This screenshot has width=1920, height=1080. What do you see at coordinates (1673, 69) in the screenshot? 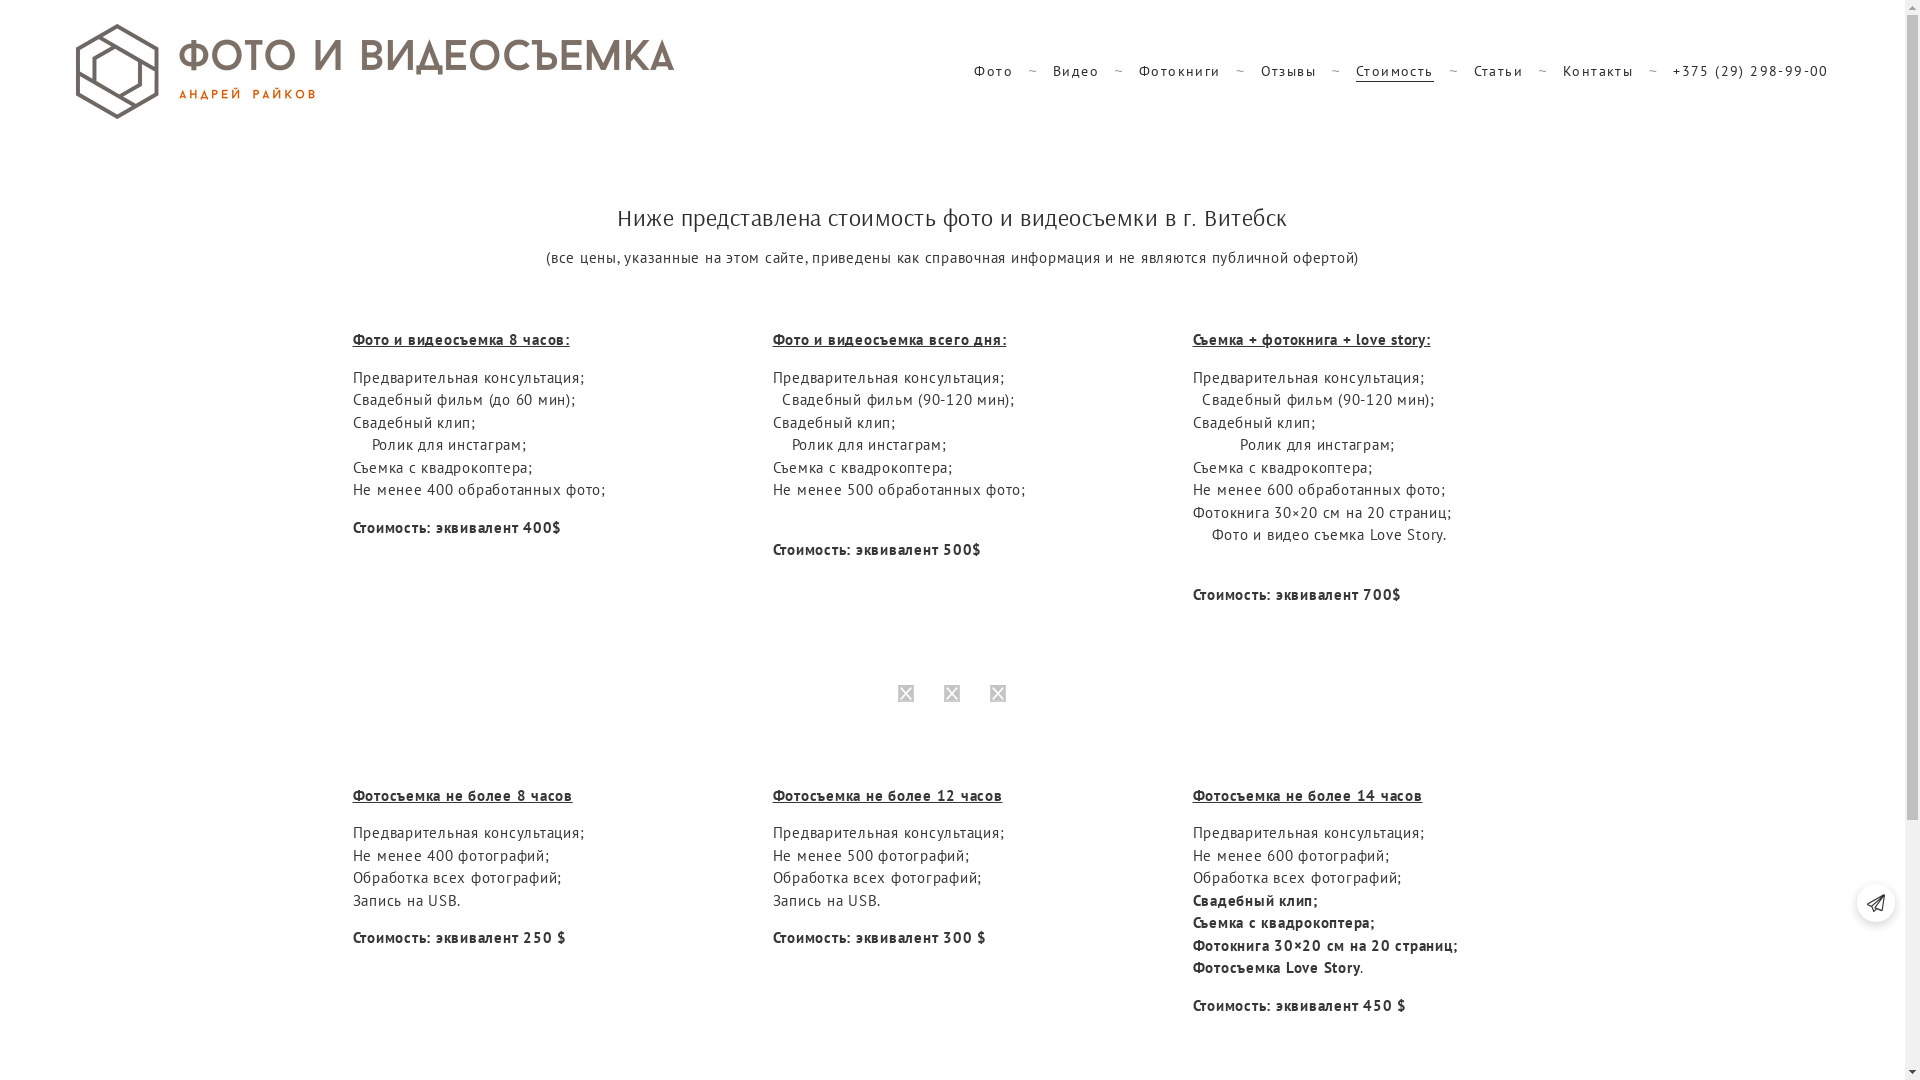
I see `'+375 (29) 298-99-00'` at bounding box center [1673, 69].